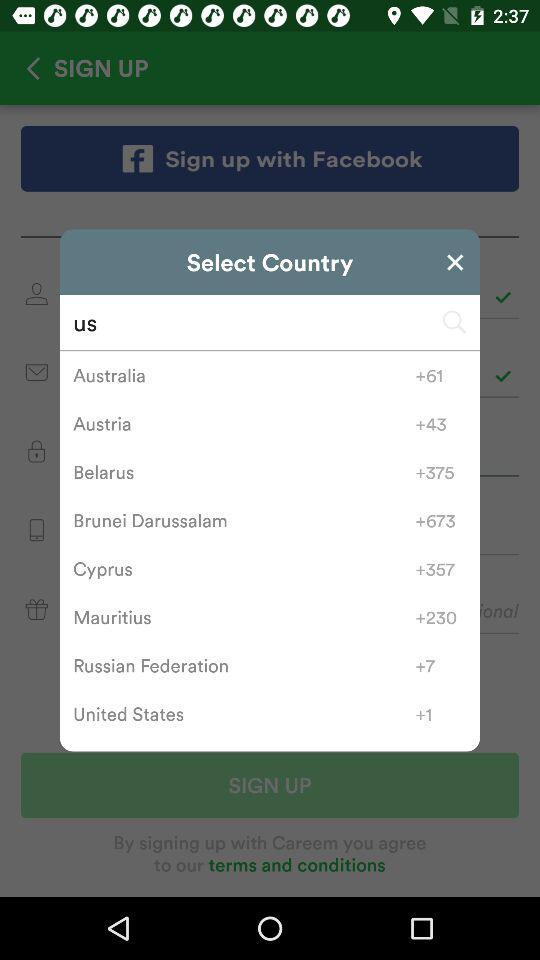 The image size is (540, 960). What do you see at coordinates (244, 569) in the screenshot?
I see `the icon next to +357 item` at bounding box center [244, 569].